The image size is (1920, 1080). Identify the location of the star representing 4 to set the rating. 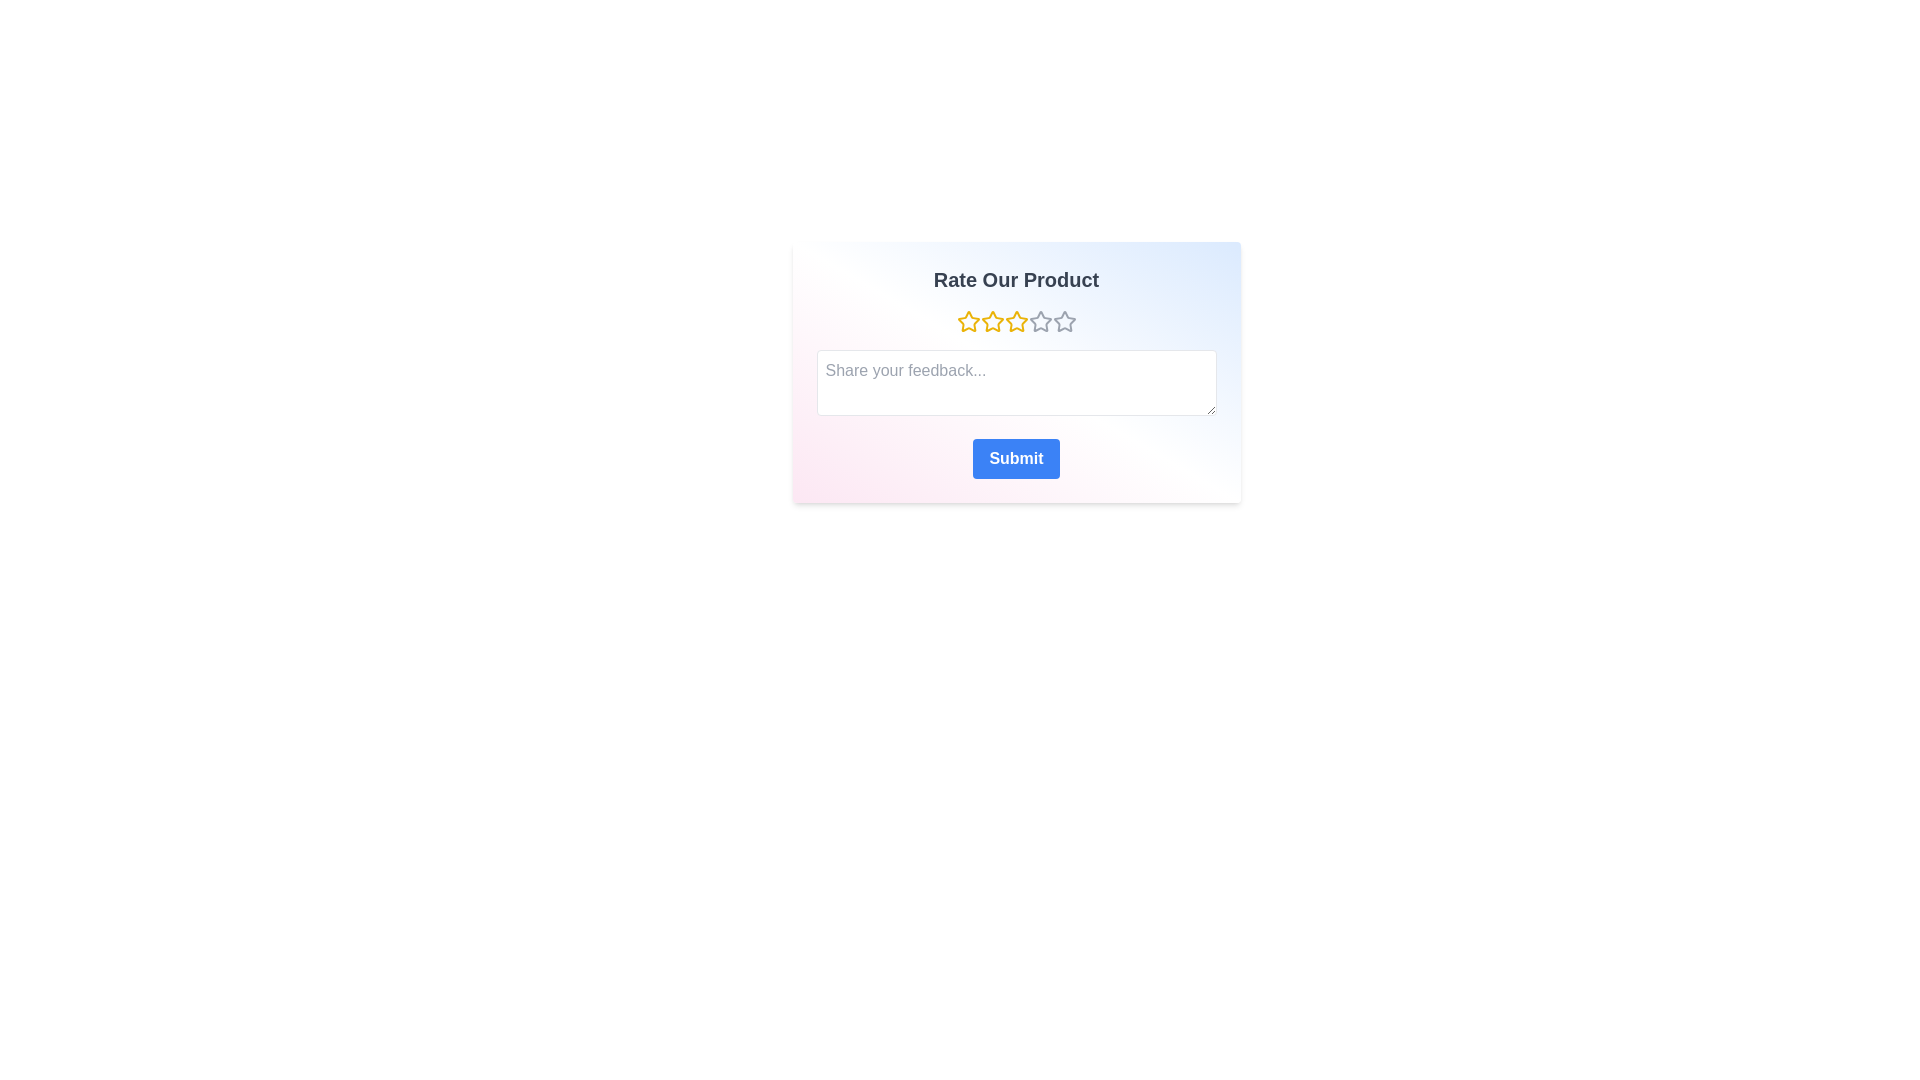
(1040, 320).